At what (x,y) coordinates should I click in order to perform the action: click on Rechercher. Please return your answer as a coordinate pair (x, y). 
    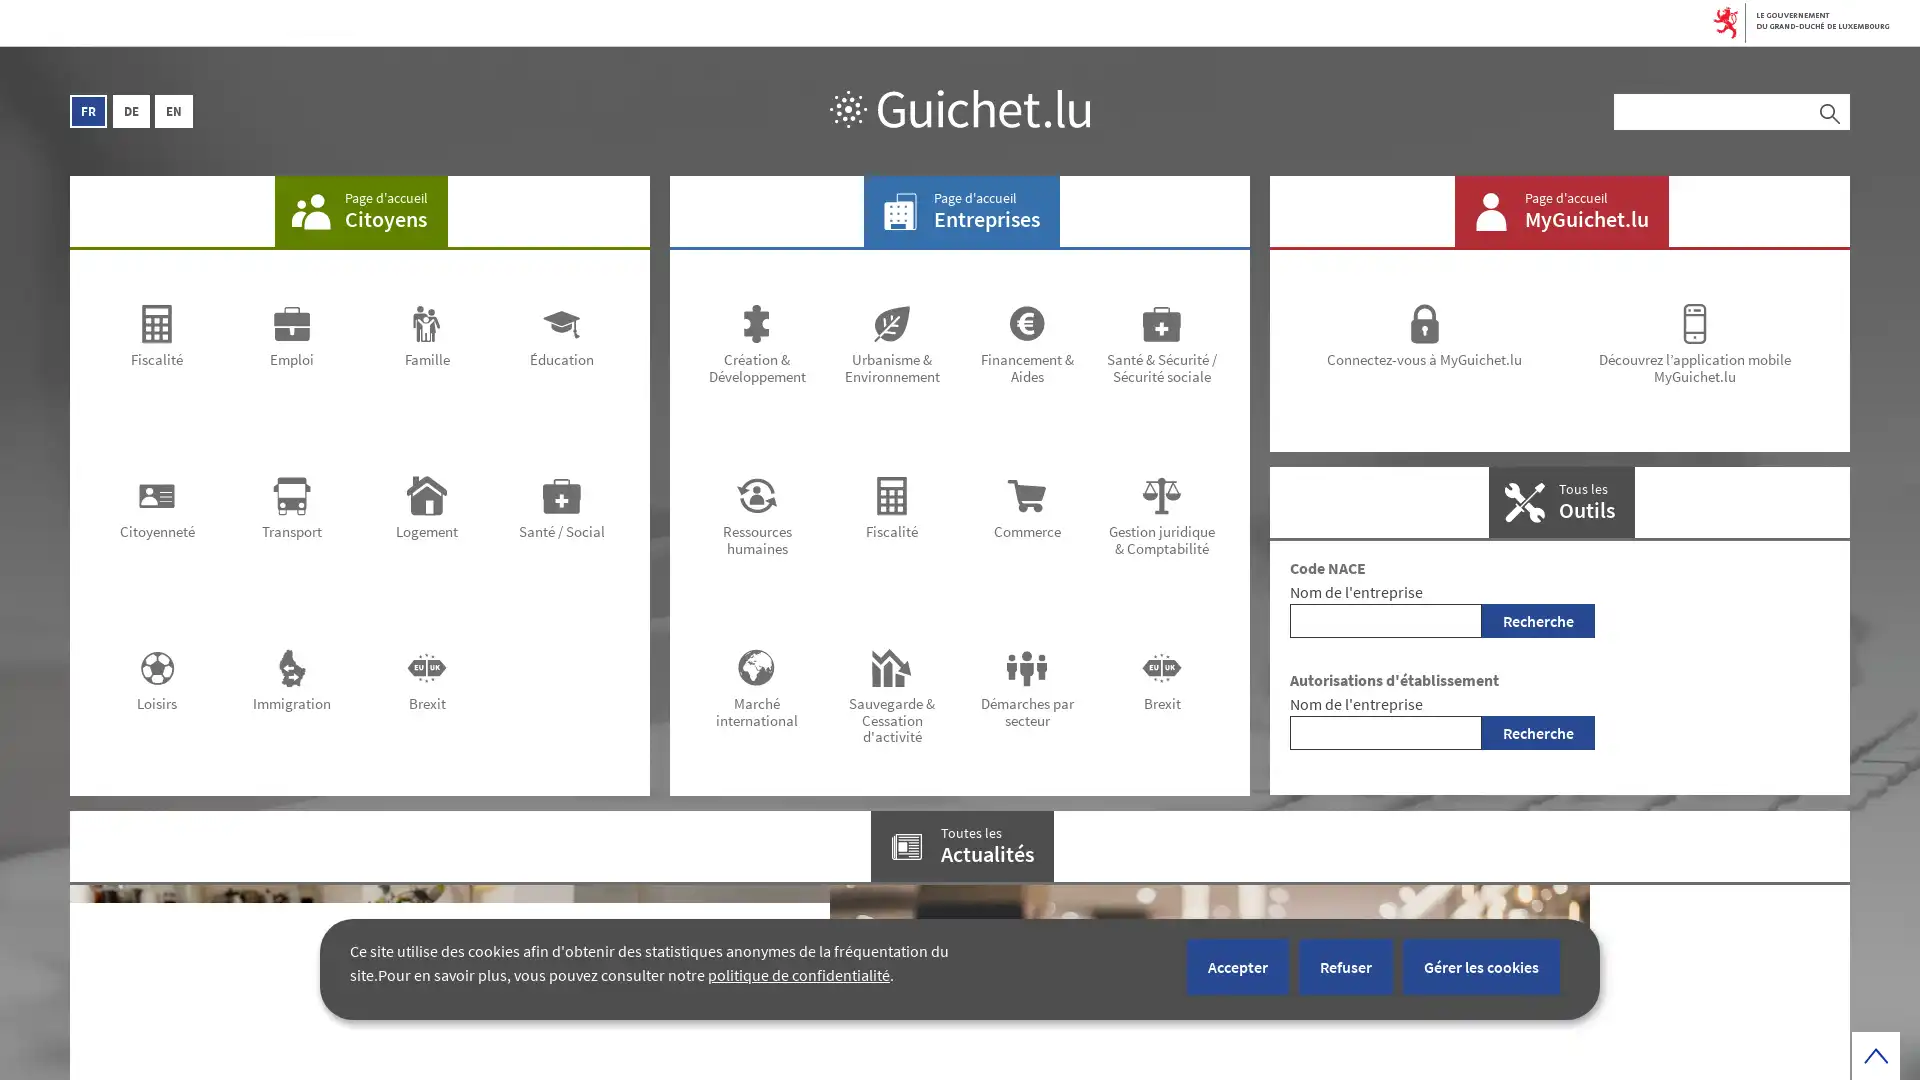
    Looking at the image, I should click on (1828, 111).